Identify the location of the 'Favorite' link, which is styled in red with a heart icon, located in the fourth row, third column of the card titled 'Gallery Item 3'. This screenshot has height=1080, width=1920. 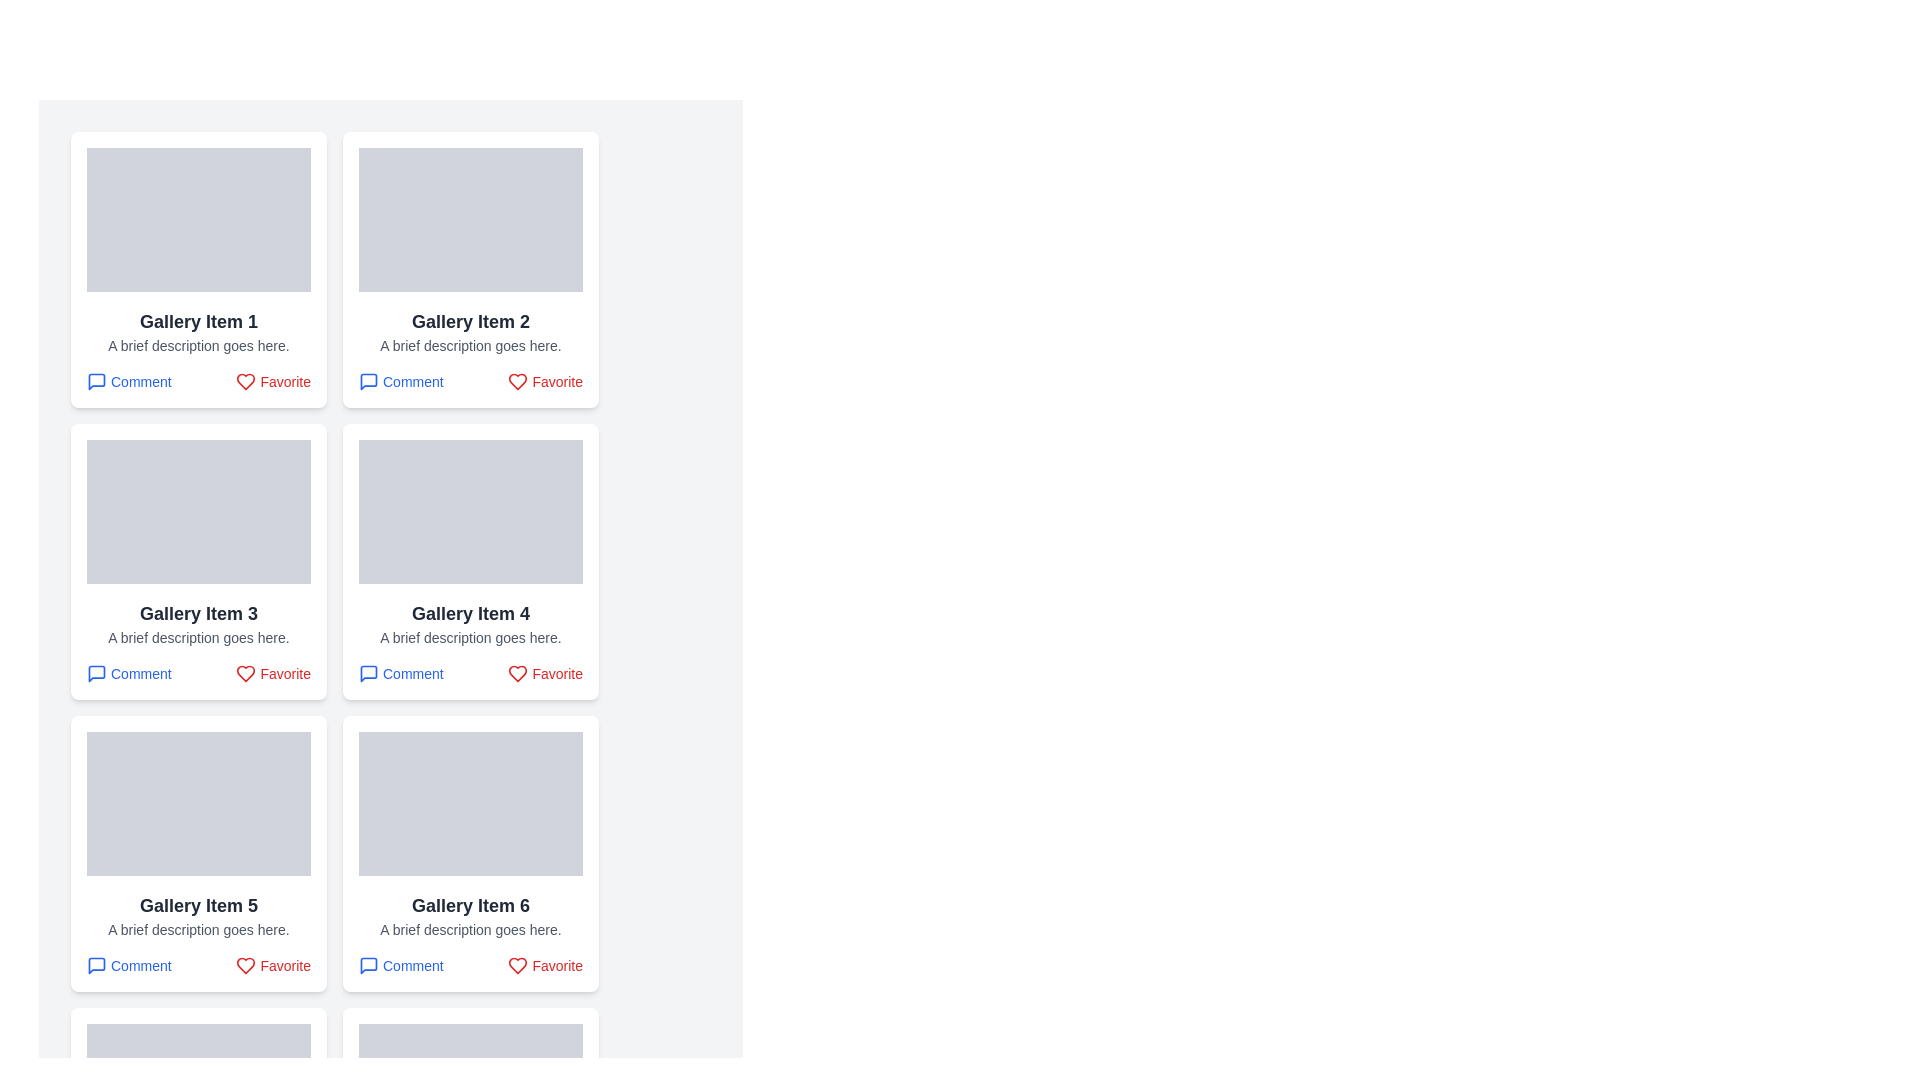
(198, 674).